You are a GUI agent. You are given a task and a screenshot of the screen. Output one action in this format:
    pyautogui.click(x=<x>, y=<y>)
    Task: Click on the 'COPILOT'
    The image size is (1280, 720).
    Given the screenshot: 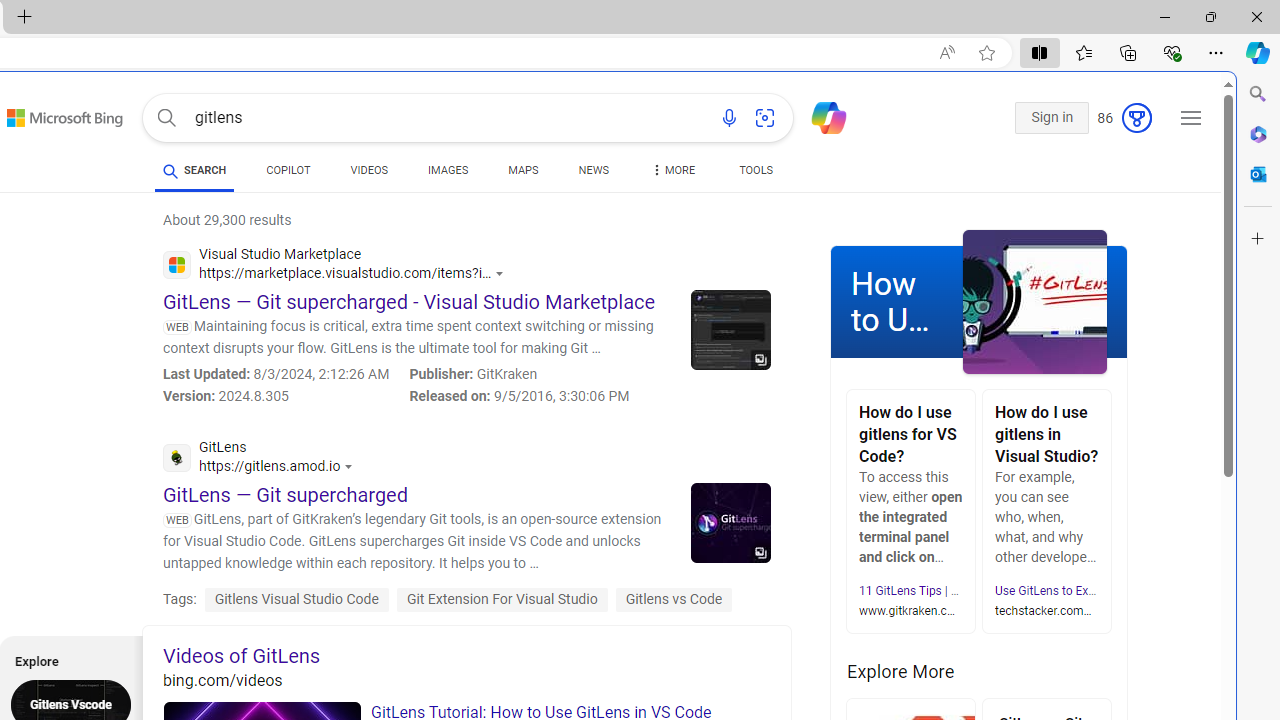 What is the action you would take?
    pyautogui.click(x=287, y=172)
    